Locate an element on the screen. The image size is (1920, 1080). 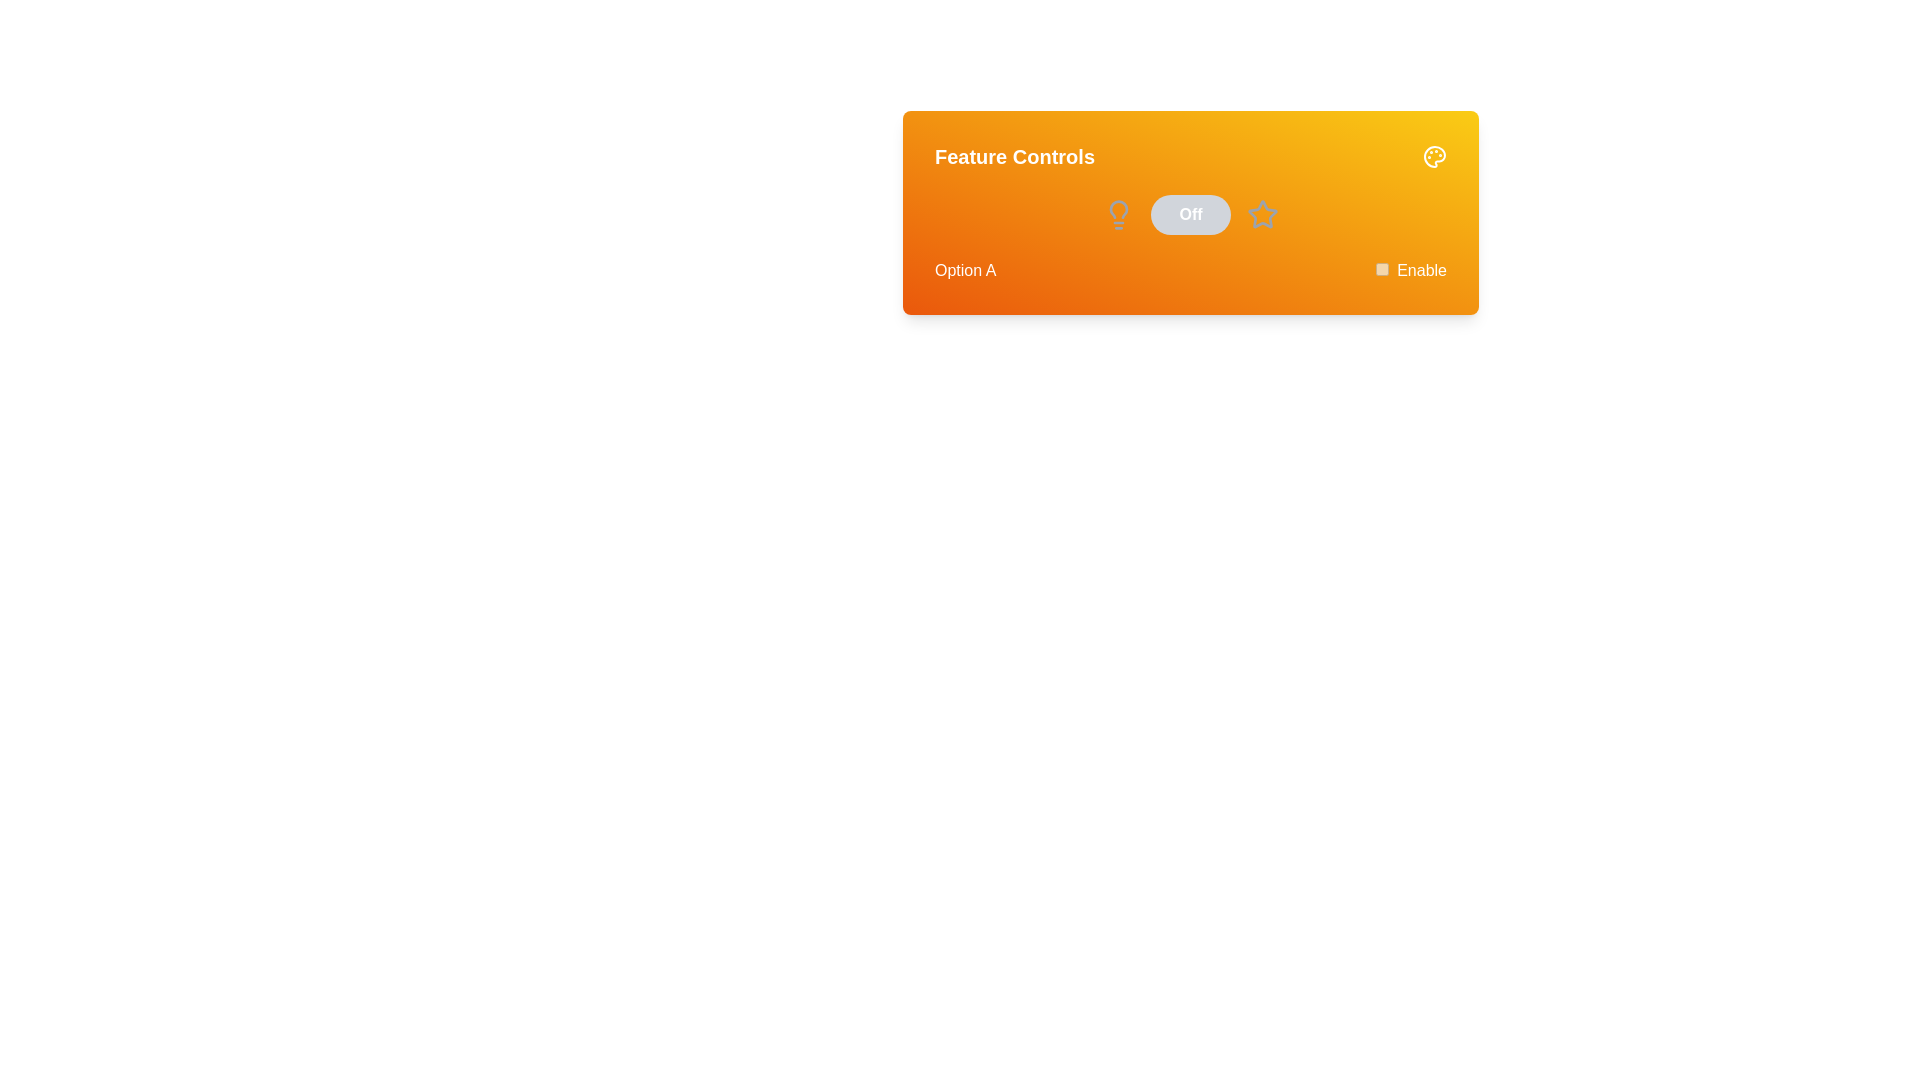
the toggle option within the 'Feature Controls' Control Panel to switch between 'Off' and 'Enable' is located at coordinates (1190, 212).